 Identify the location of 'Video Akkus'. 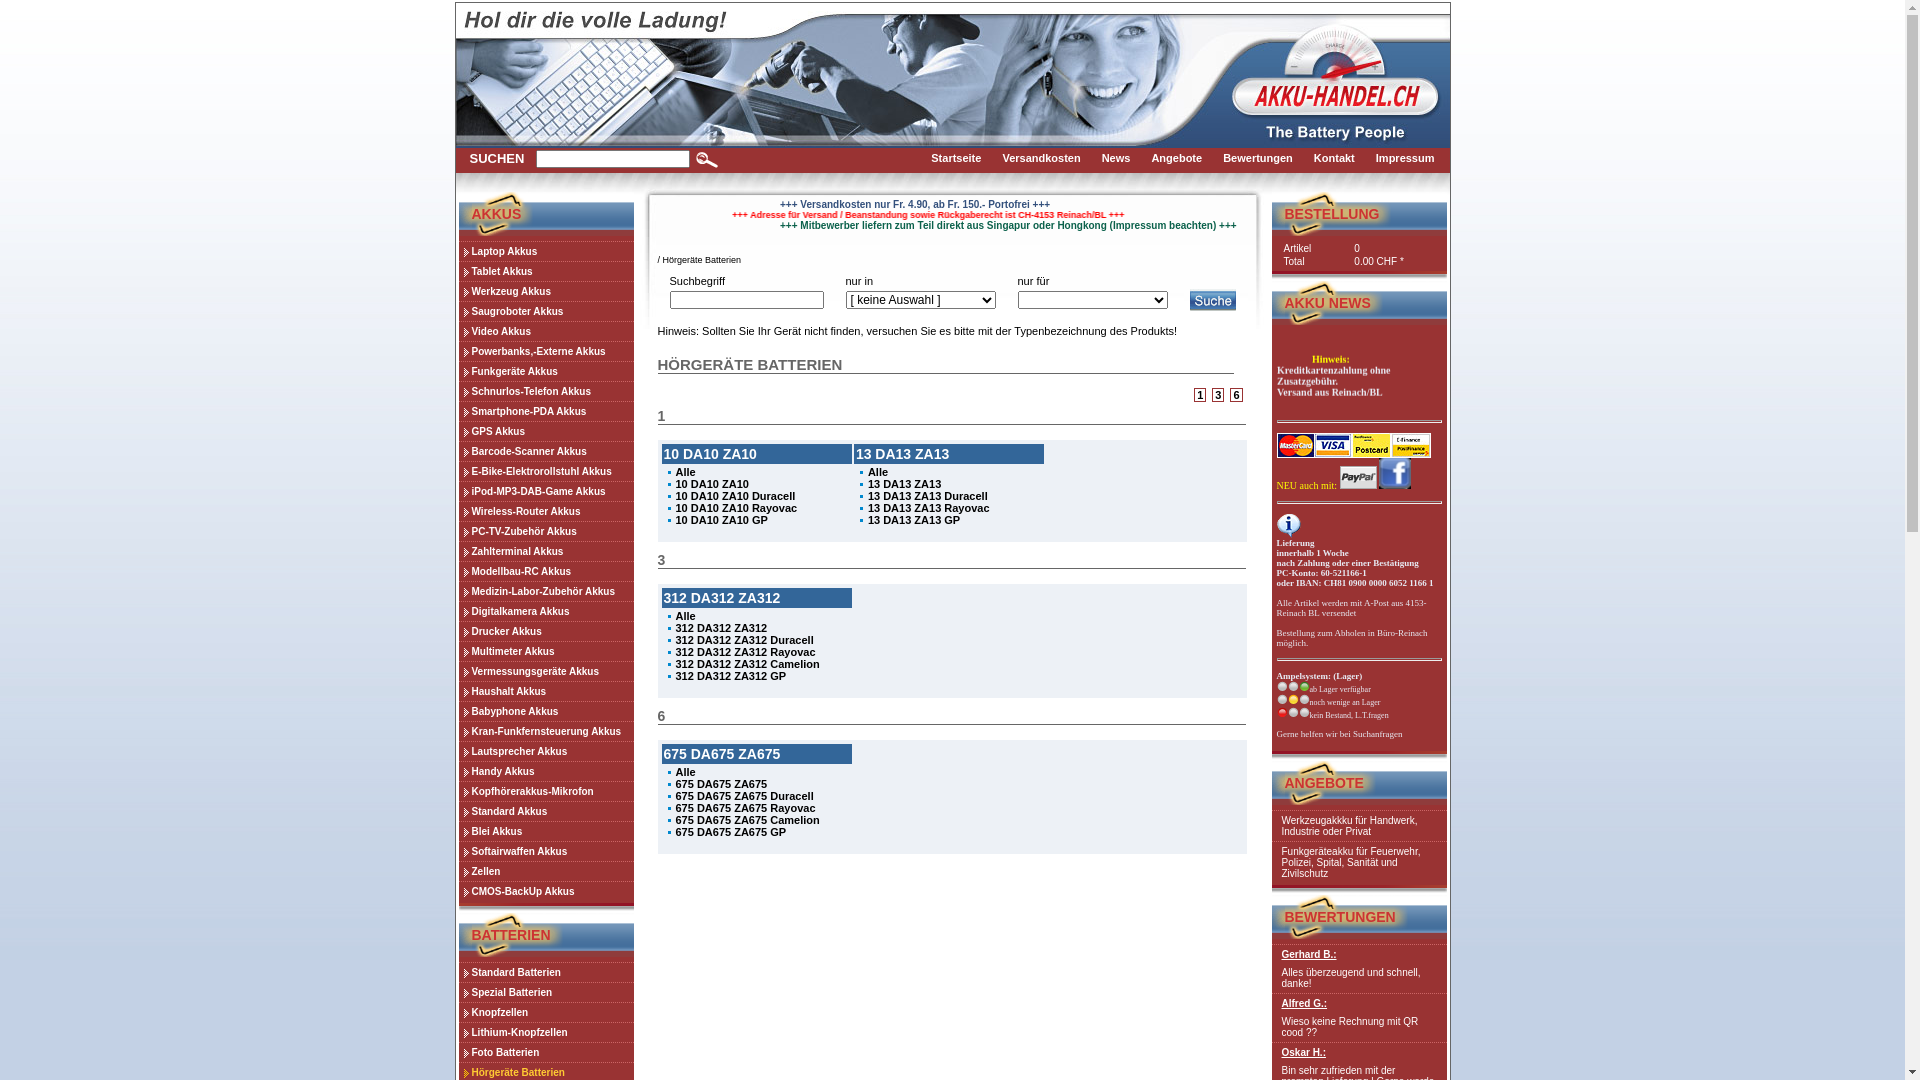
(545, 330).